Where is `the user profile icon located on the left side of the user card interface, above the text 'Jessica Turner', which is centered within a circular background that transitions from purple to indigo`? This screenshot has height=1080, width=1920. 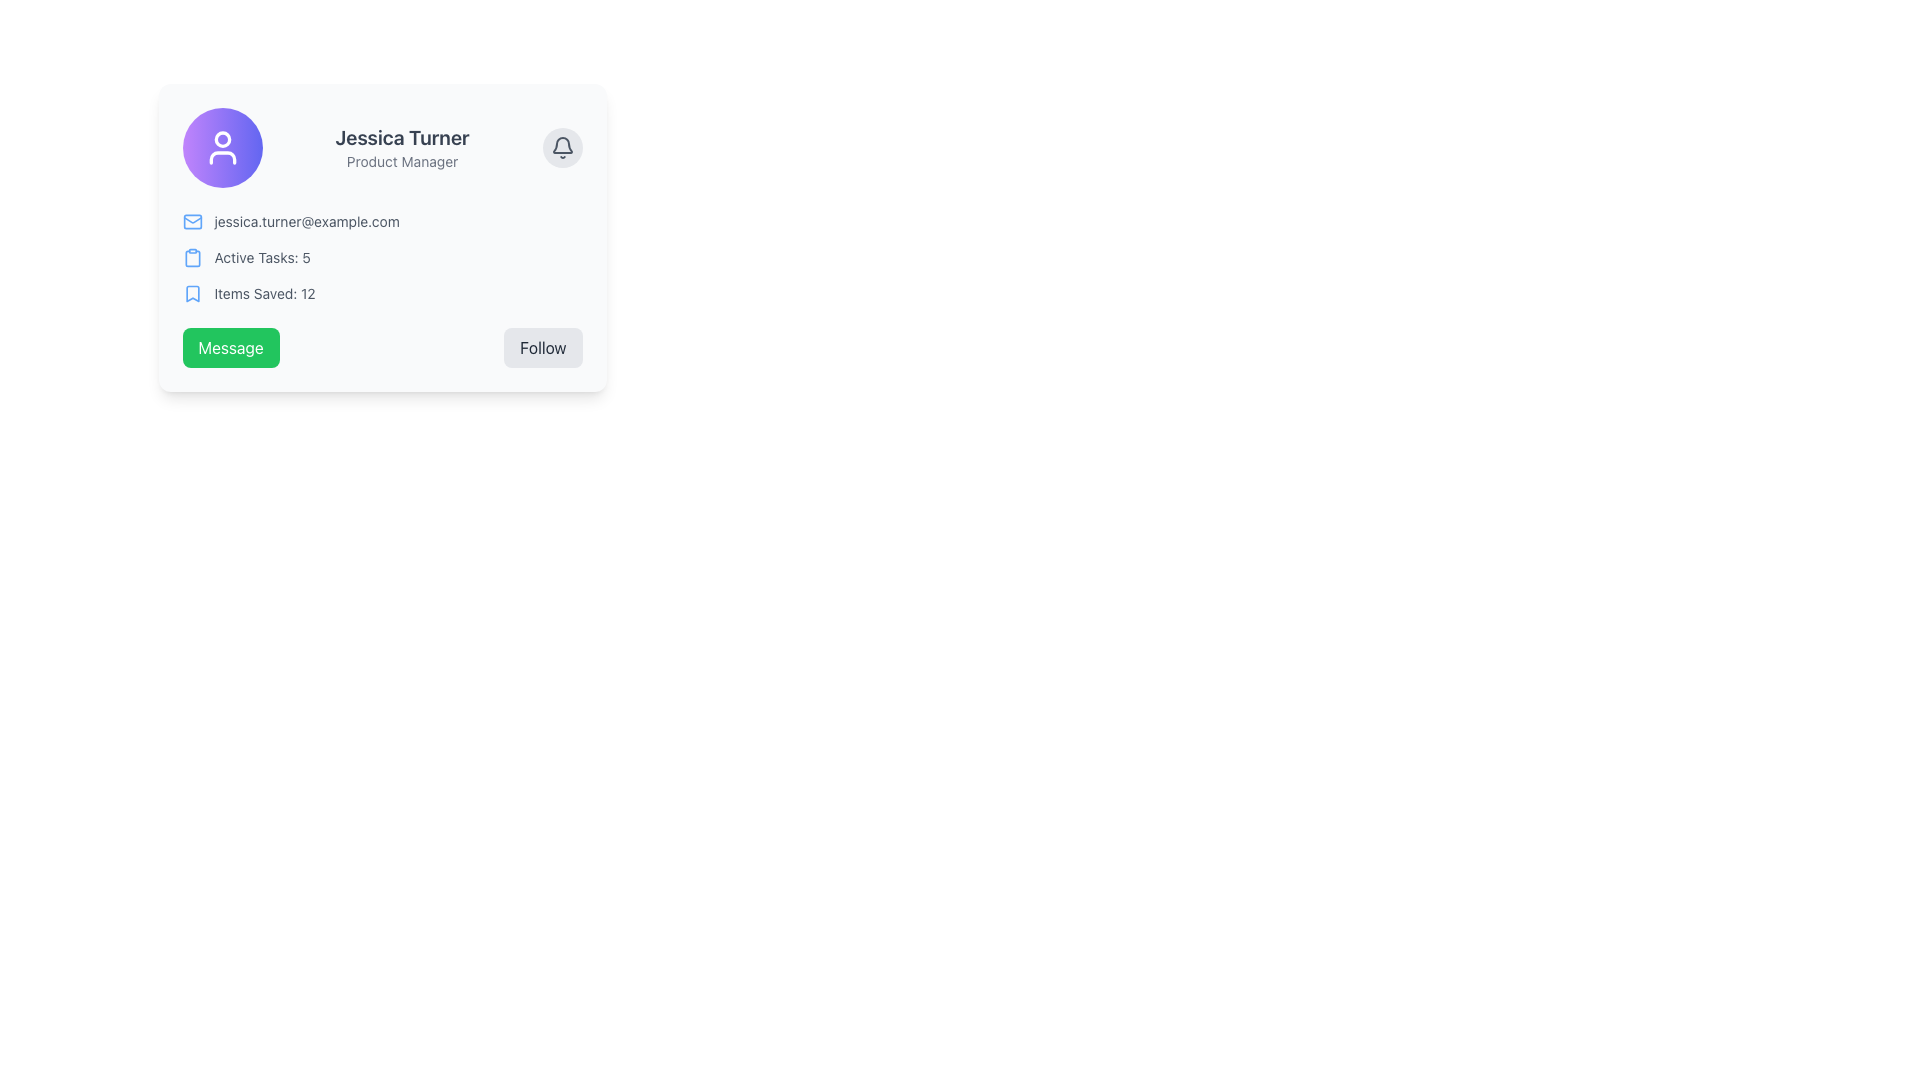 the user profile icon located on the left side of the user card interface, above the text 'Jessica Turner', which is centered within a circular background that transitions from purple to indigo is located at coordinates (222, 146).